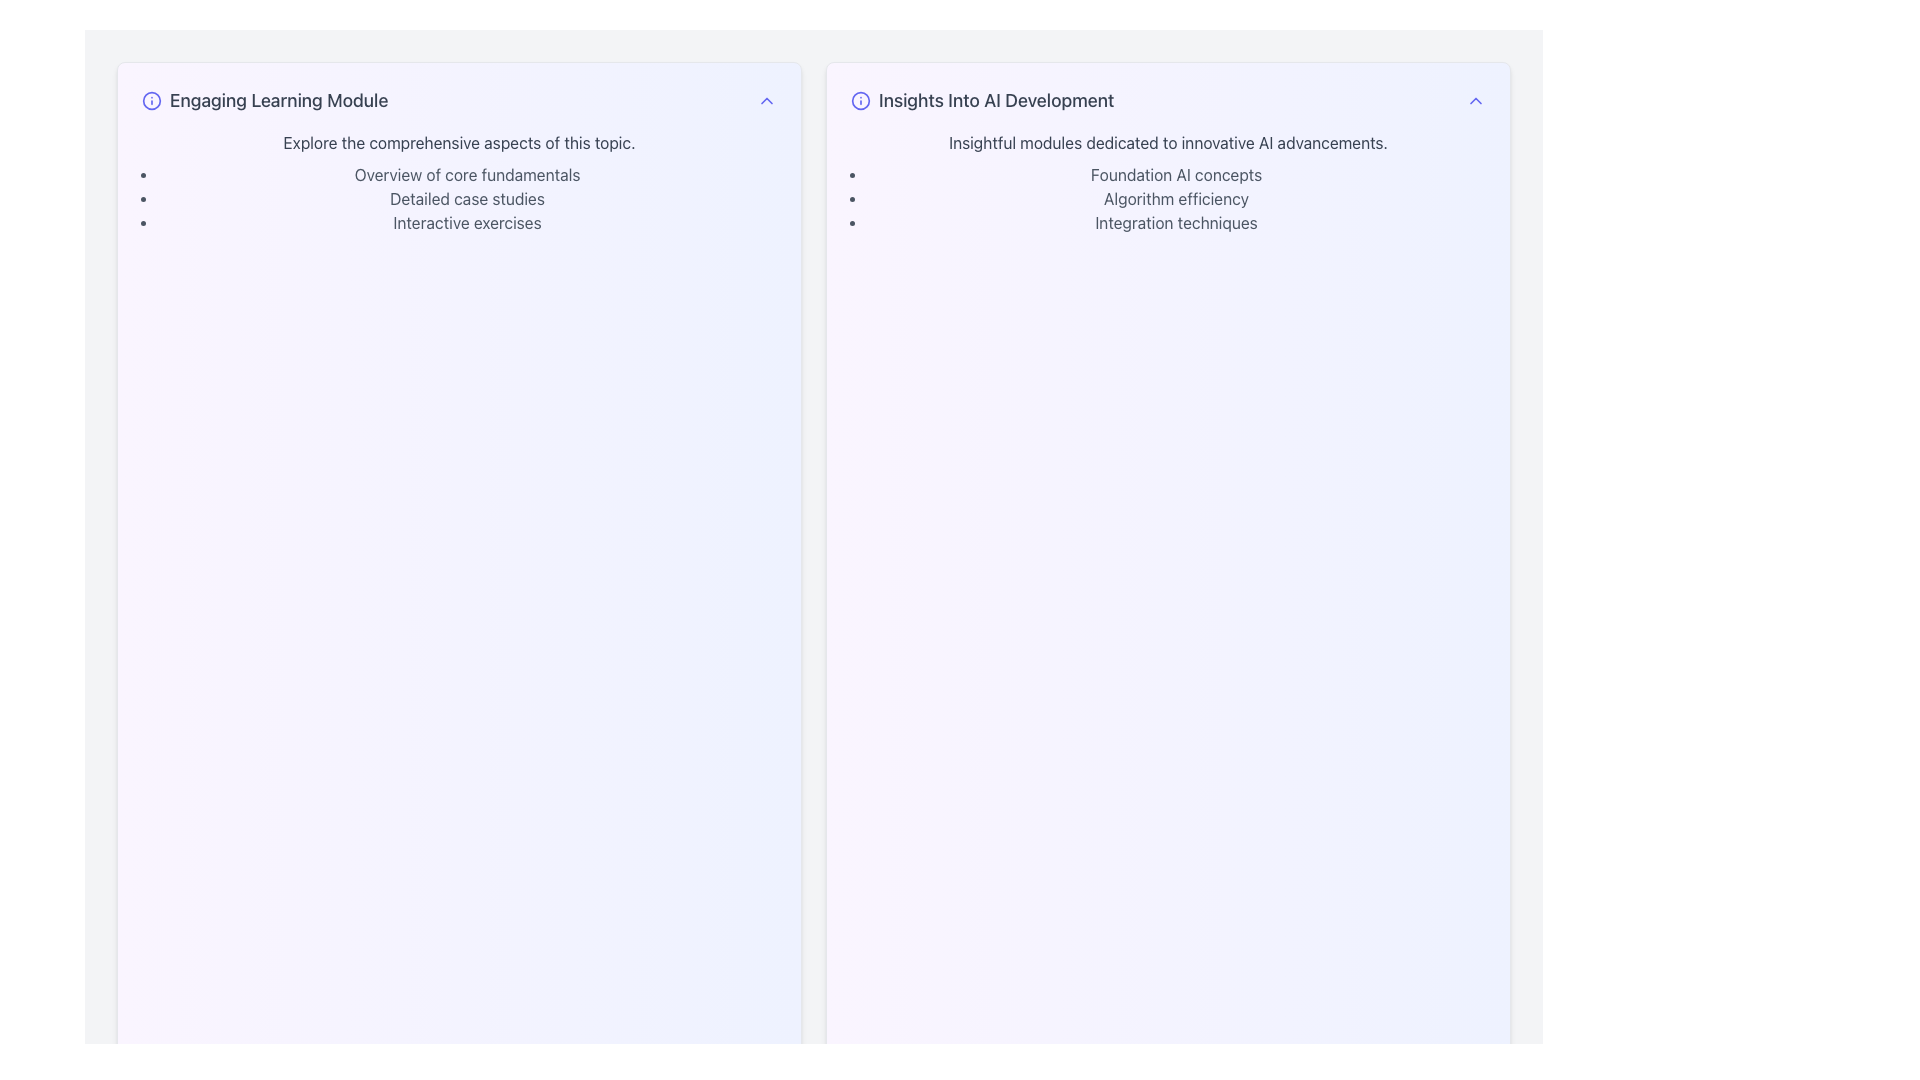  Describe the element at coordinates (1176, 199) in the screenshot. I see `the bullet point list of topics related to AI advancements, positioned below the text 'Insightful modules dedicated to innovative AI advancements.' in the right column` at that location.